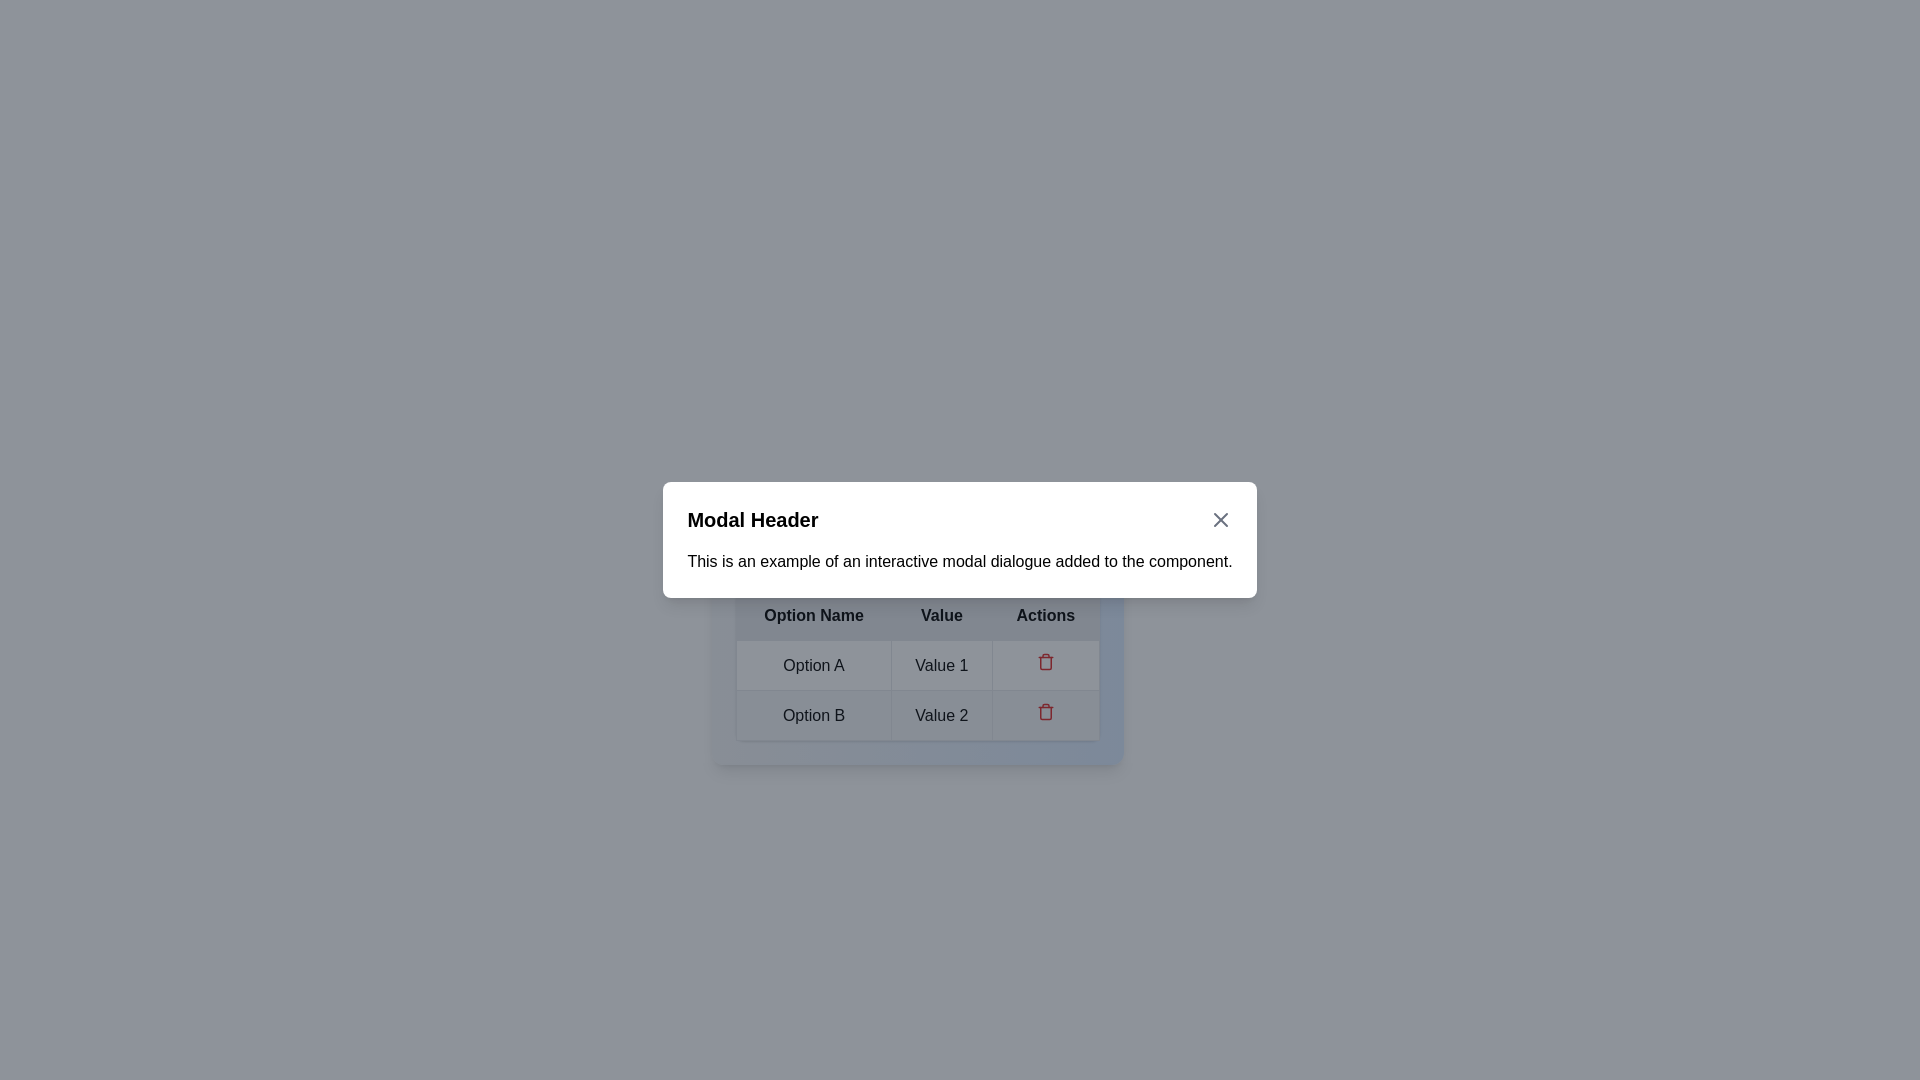  I want to click on the close Button (icon-button) located in the top-right corner of the modal header to observe a color change, so click(1219, 519).